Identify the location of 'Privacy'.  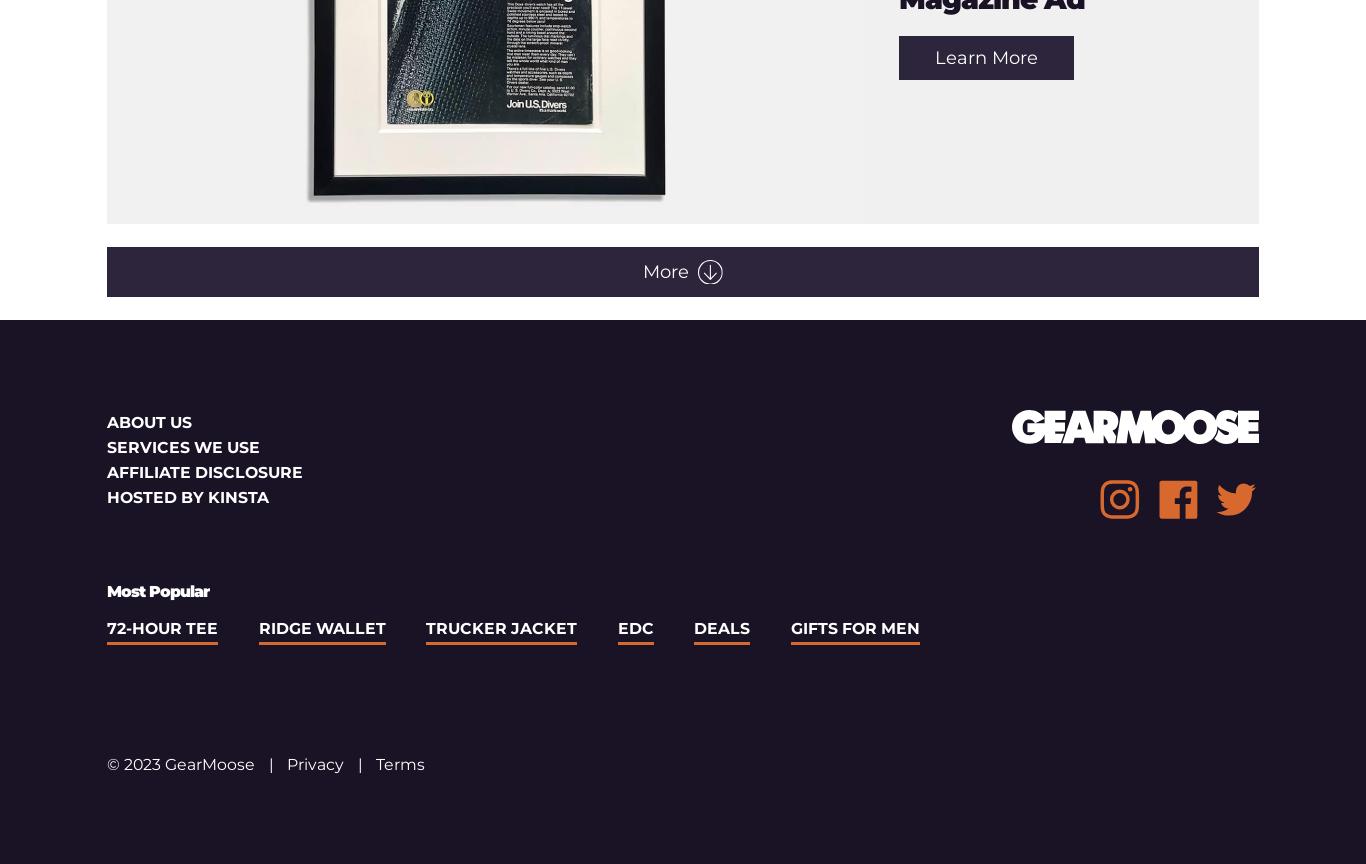
(315, 762).